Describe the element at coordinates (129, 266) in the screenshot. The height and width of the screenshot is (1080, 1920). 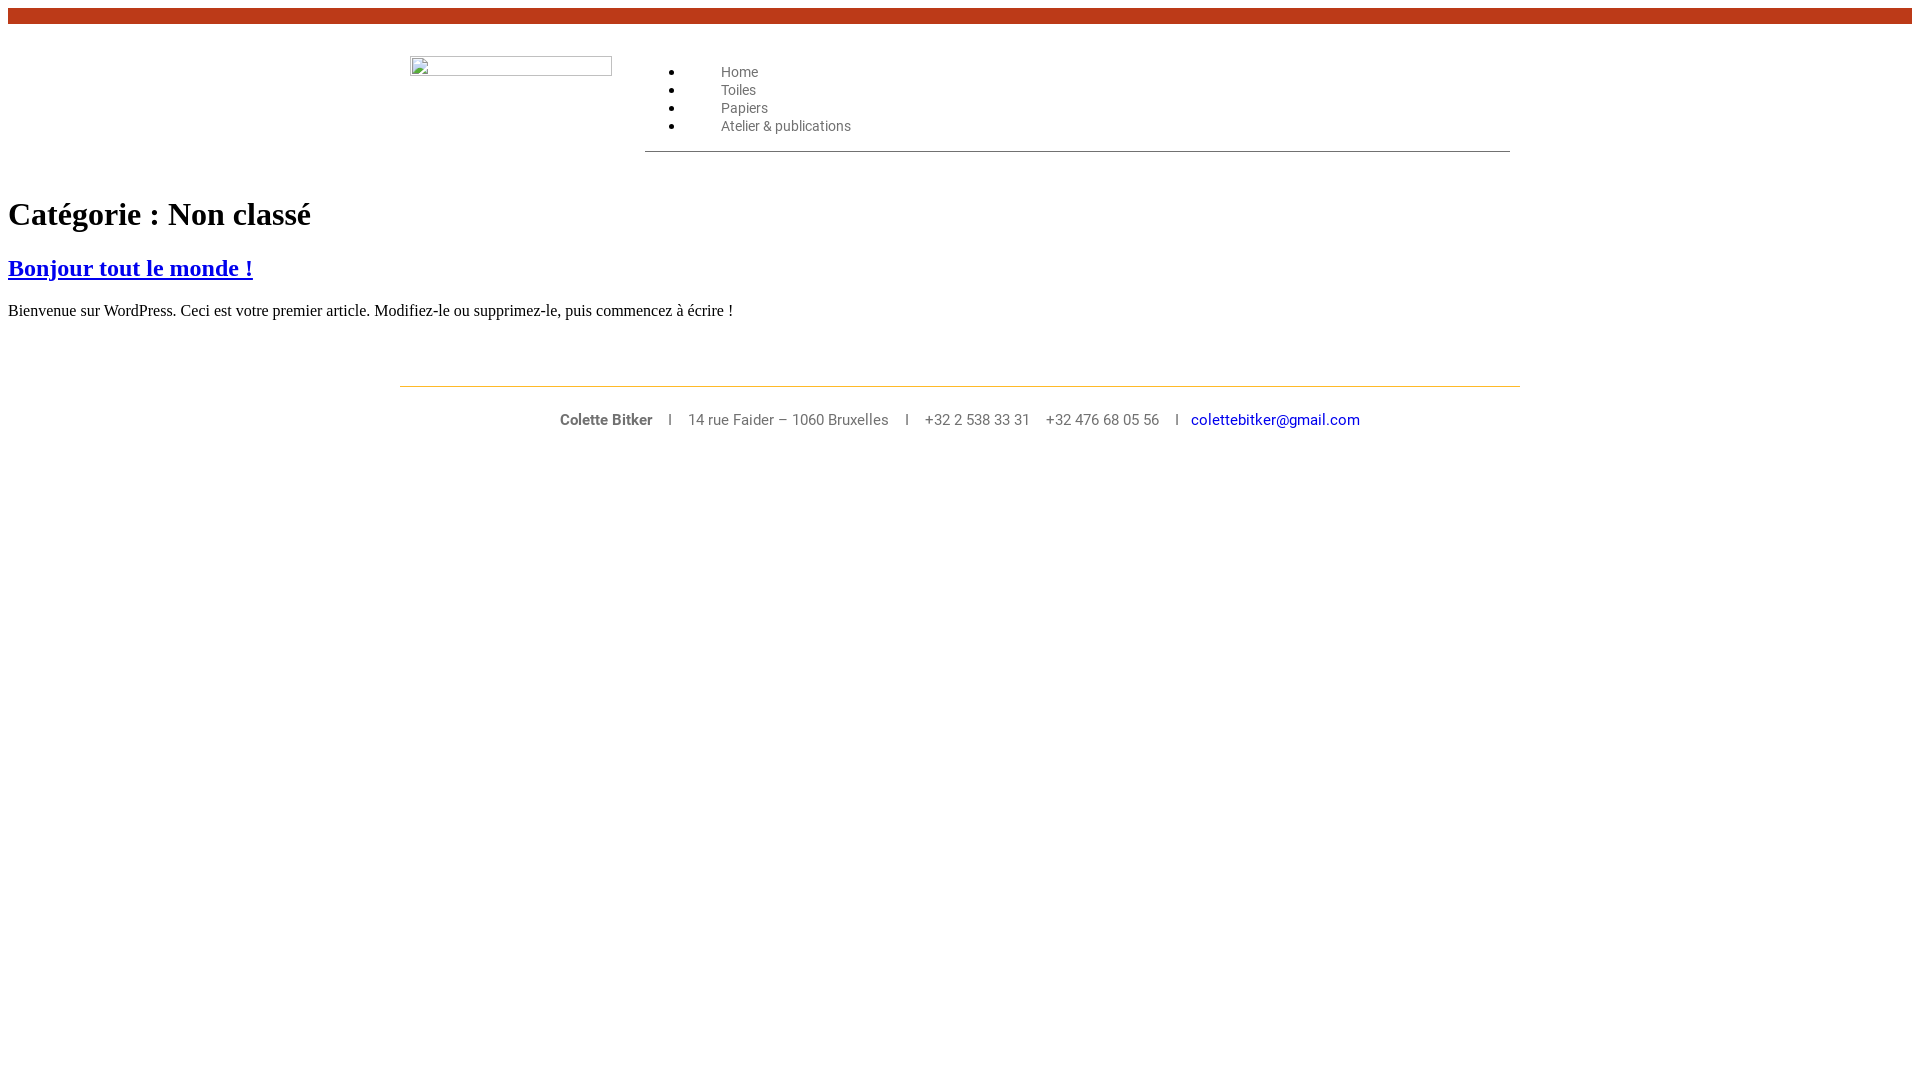
I see `'Bonjour tout le monde !'` at that location.